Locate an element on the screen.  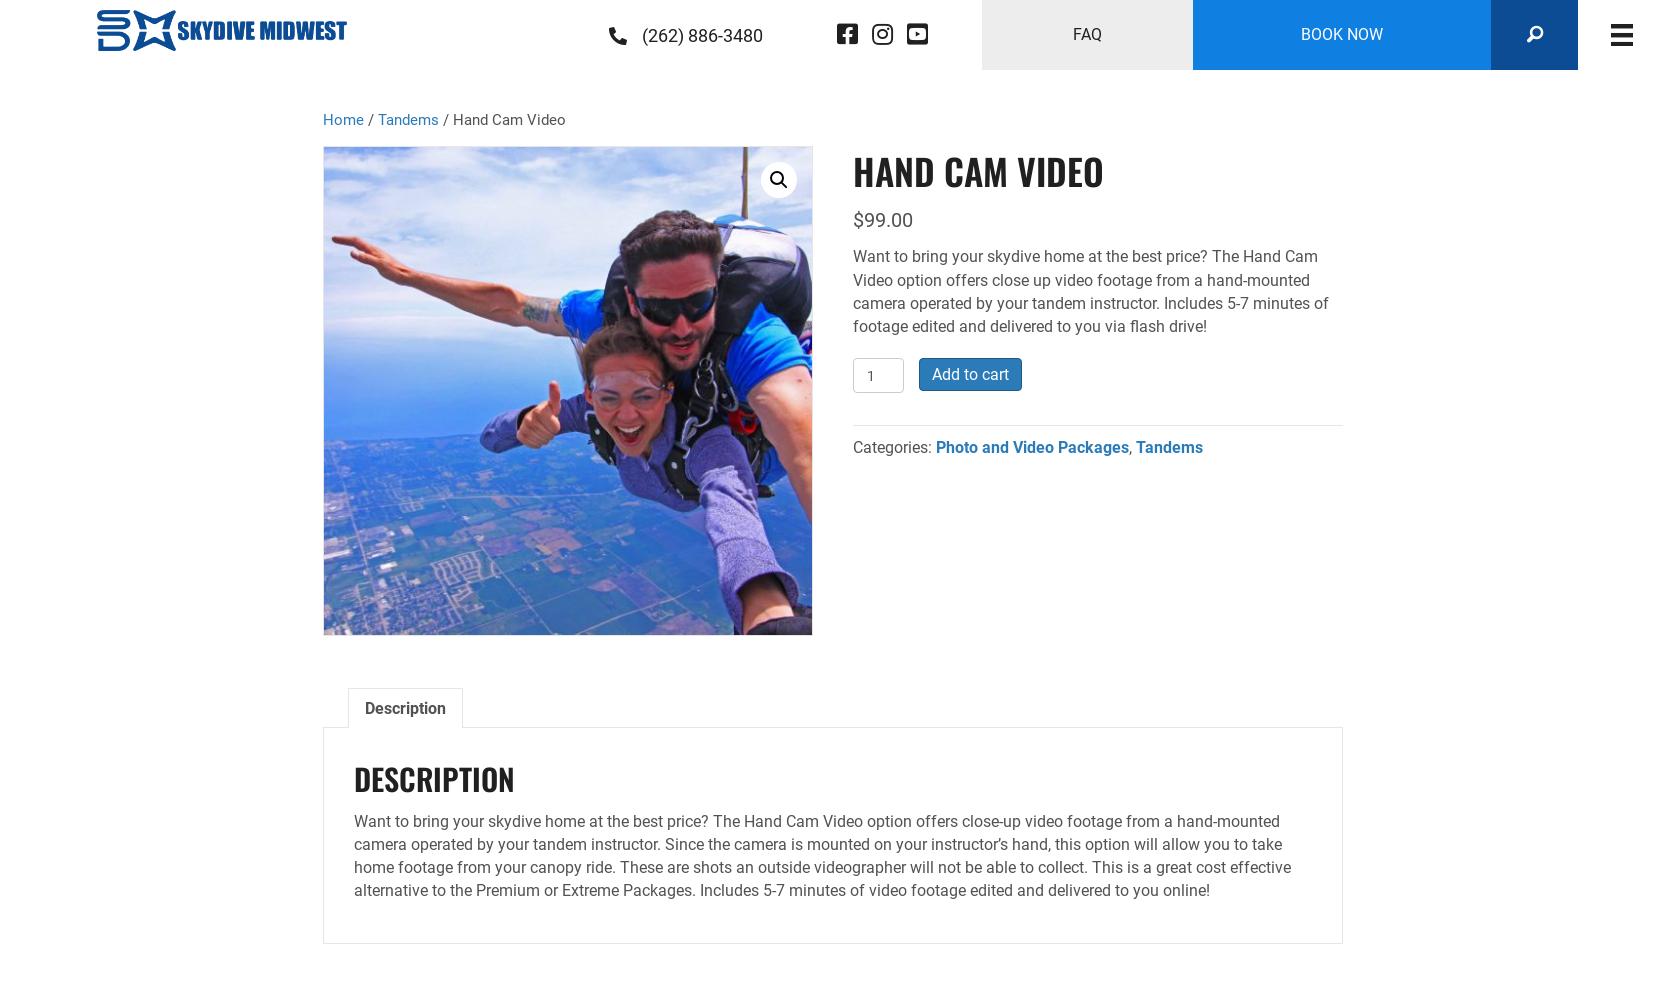
'BOOK NOW' is located at coordinates (1341, 34).